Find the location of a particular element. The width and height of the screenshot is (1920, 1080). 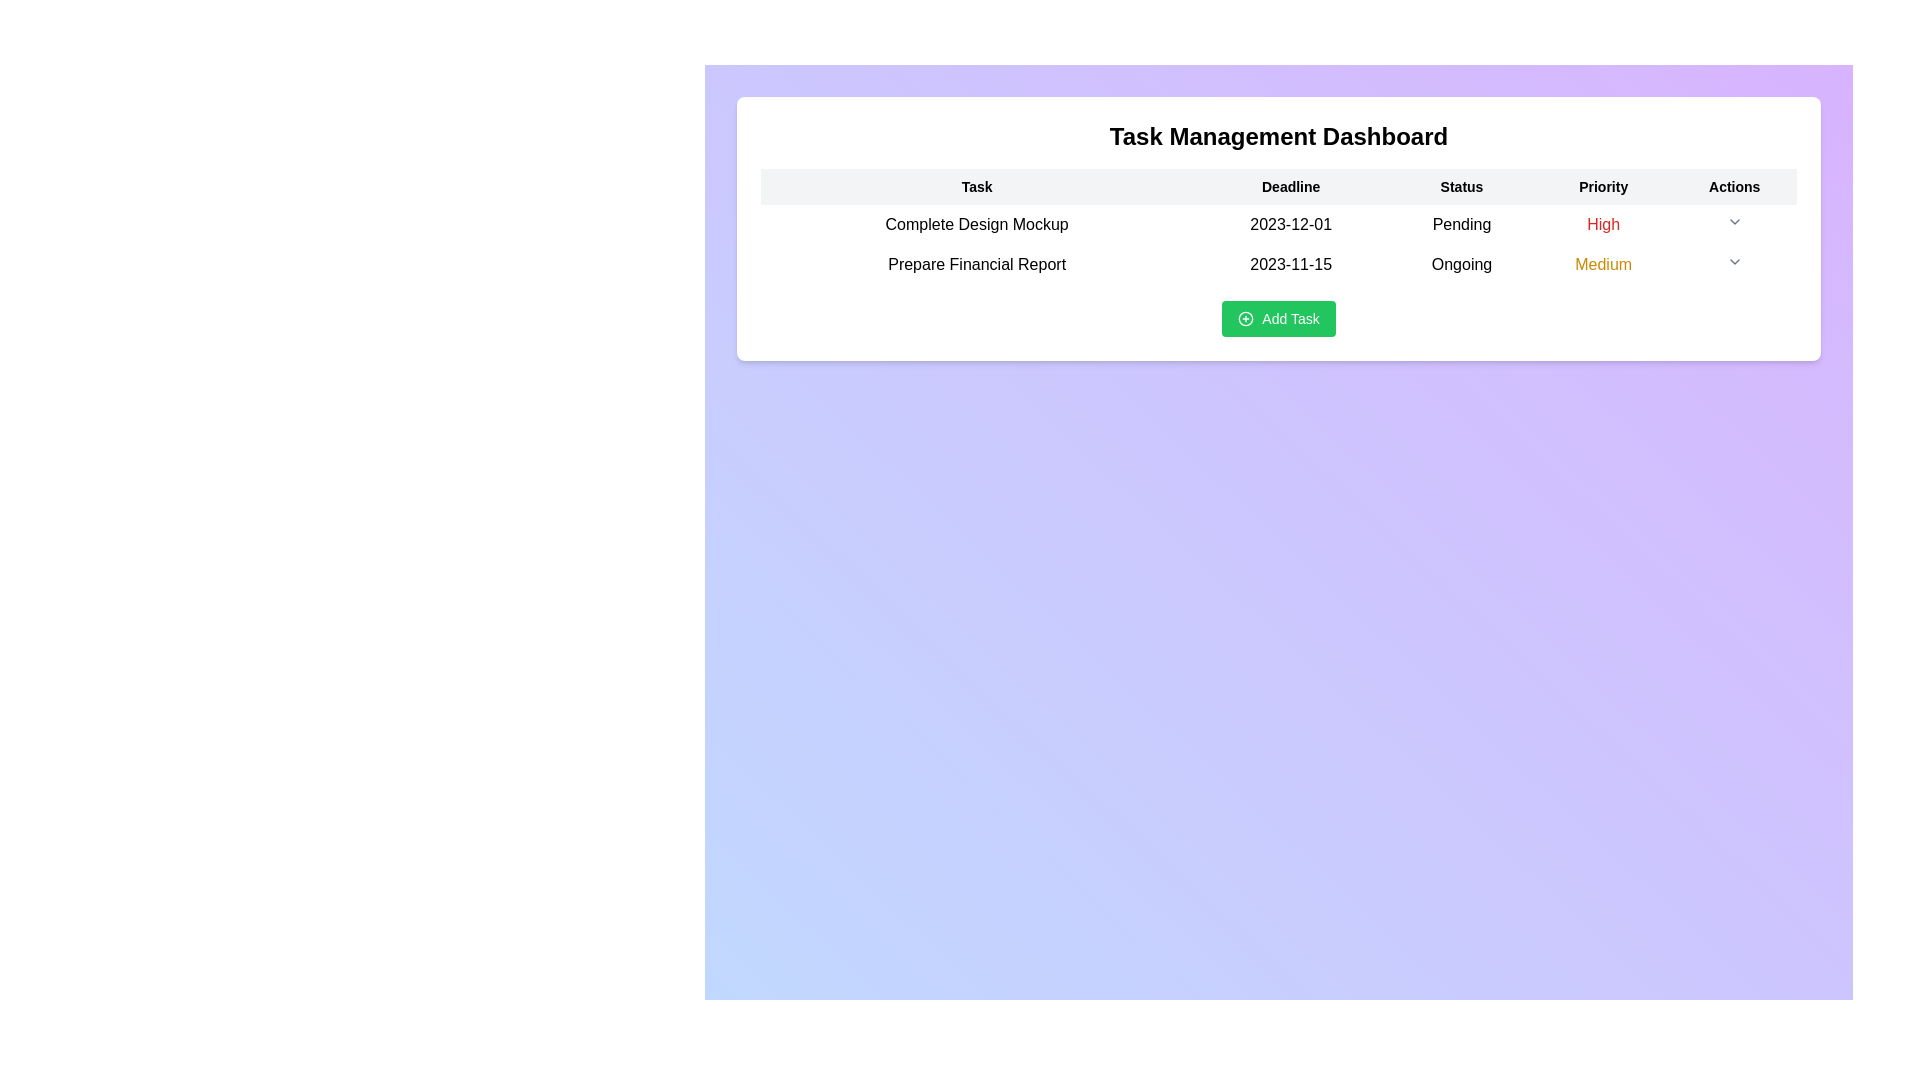

the Dropdown toggle icon, which is a triangular downward-pointing arrow located at the far-right end of the row labeled 'Prepare Financial Report' under the 'Actions' column is located at coordinates (1733, 264).